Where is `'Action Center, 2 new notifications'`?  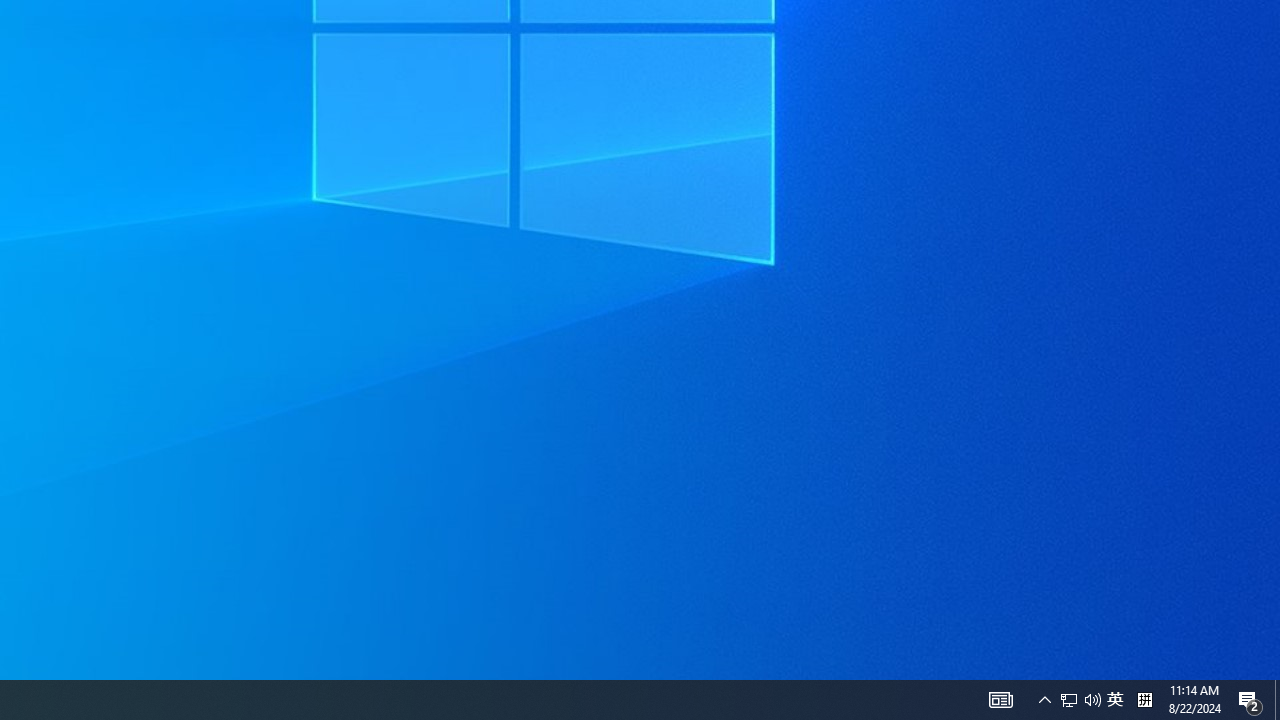
'Action Center, 2 new notifications' is located at coordinates (1250, 698).